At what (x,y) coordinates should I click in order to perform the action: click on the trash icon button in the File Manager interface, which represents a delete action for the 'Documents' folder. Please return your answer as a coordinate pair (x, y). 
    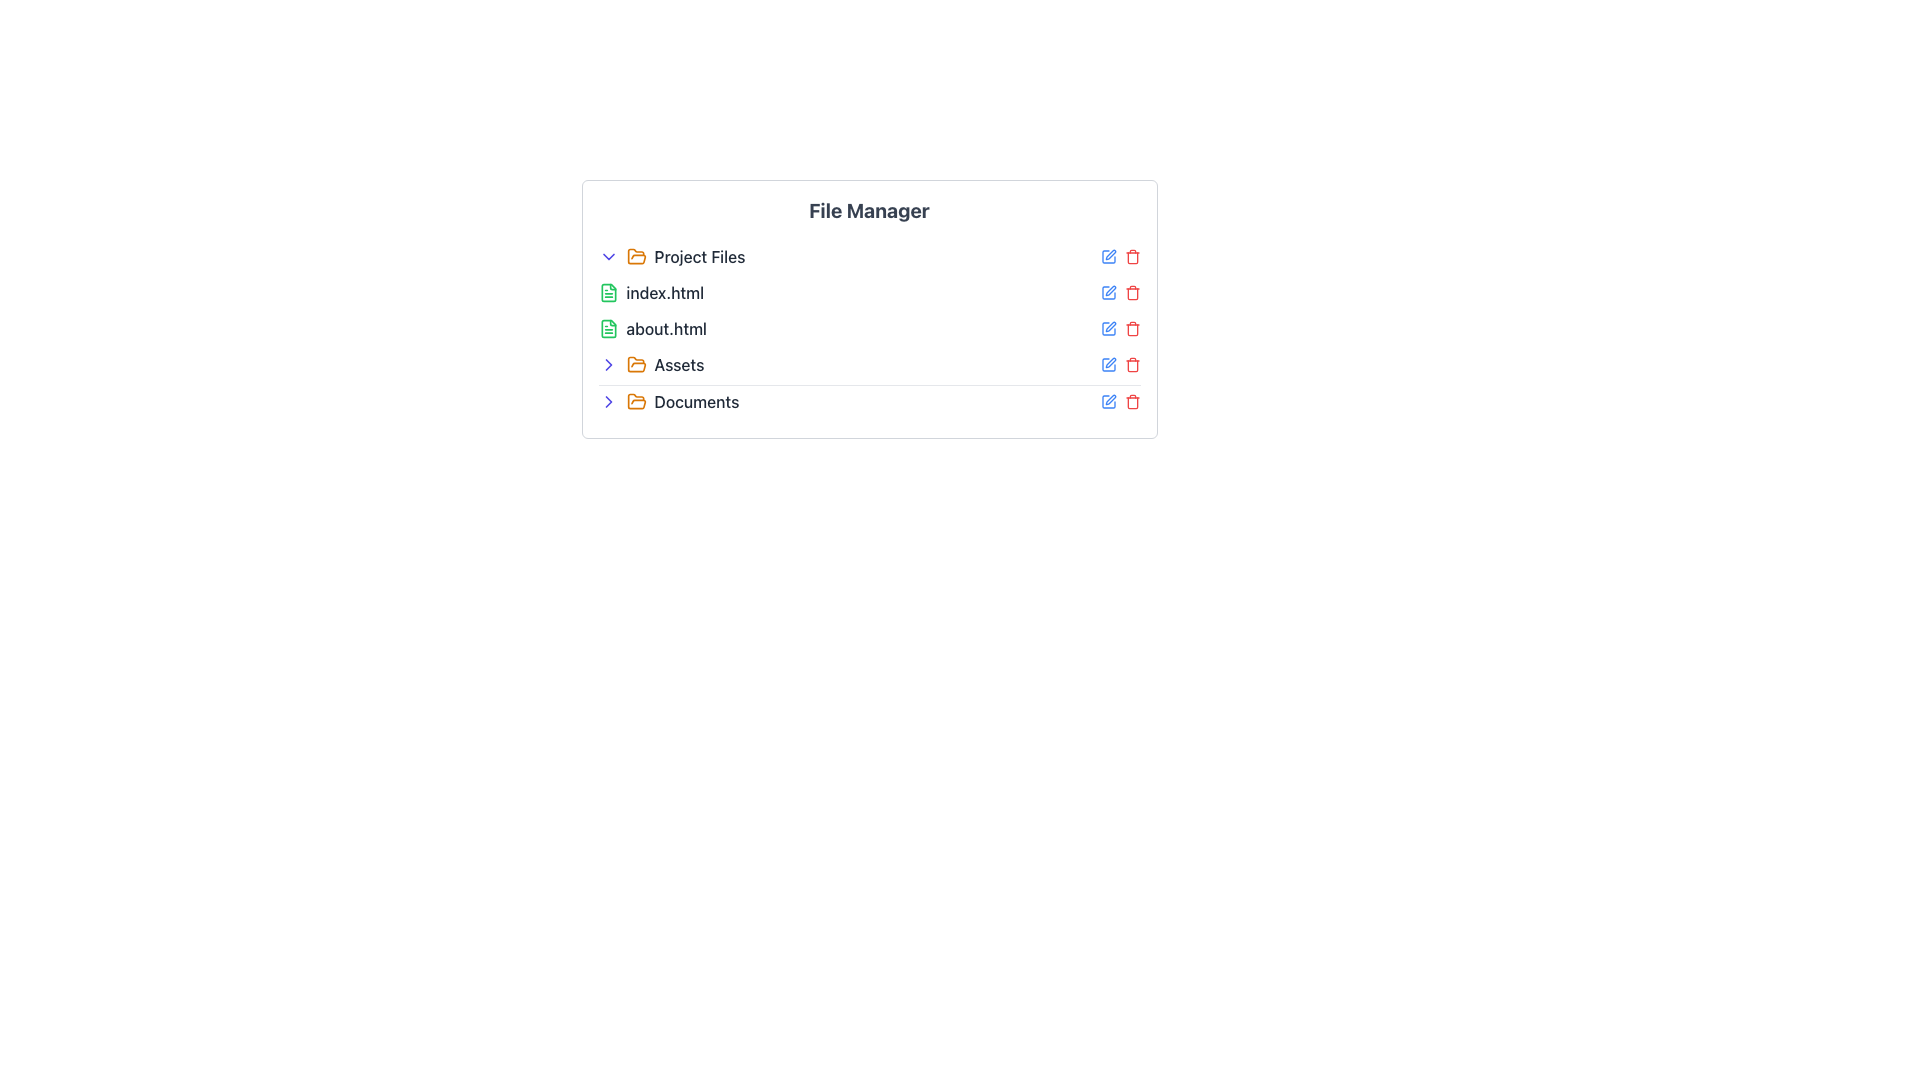
    Looking at the image, I should click on (1132, 401).